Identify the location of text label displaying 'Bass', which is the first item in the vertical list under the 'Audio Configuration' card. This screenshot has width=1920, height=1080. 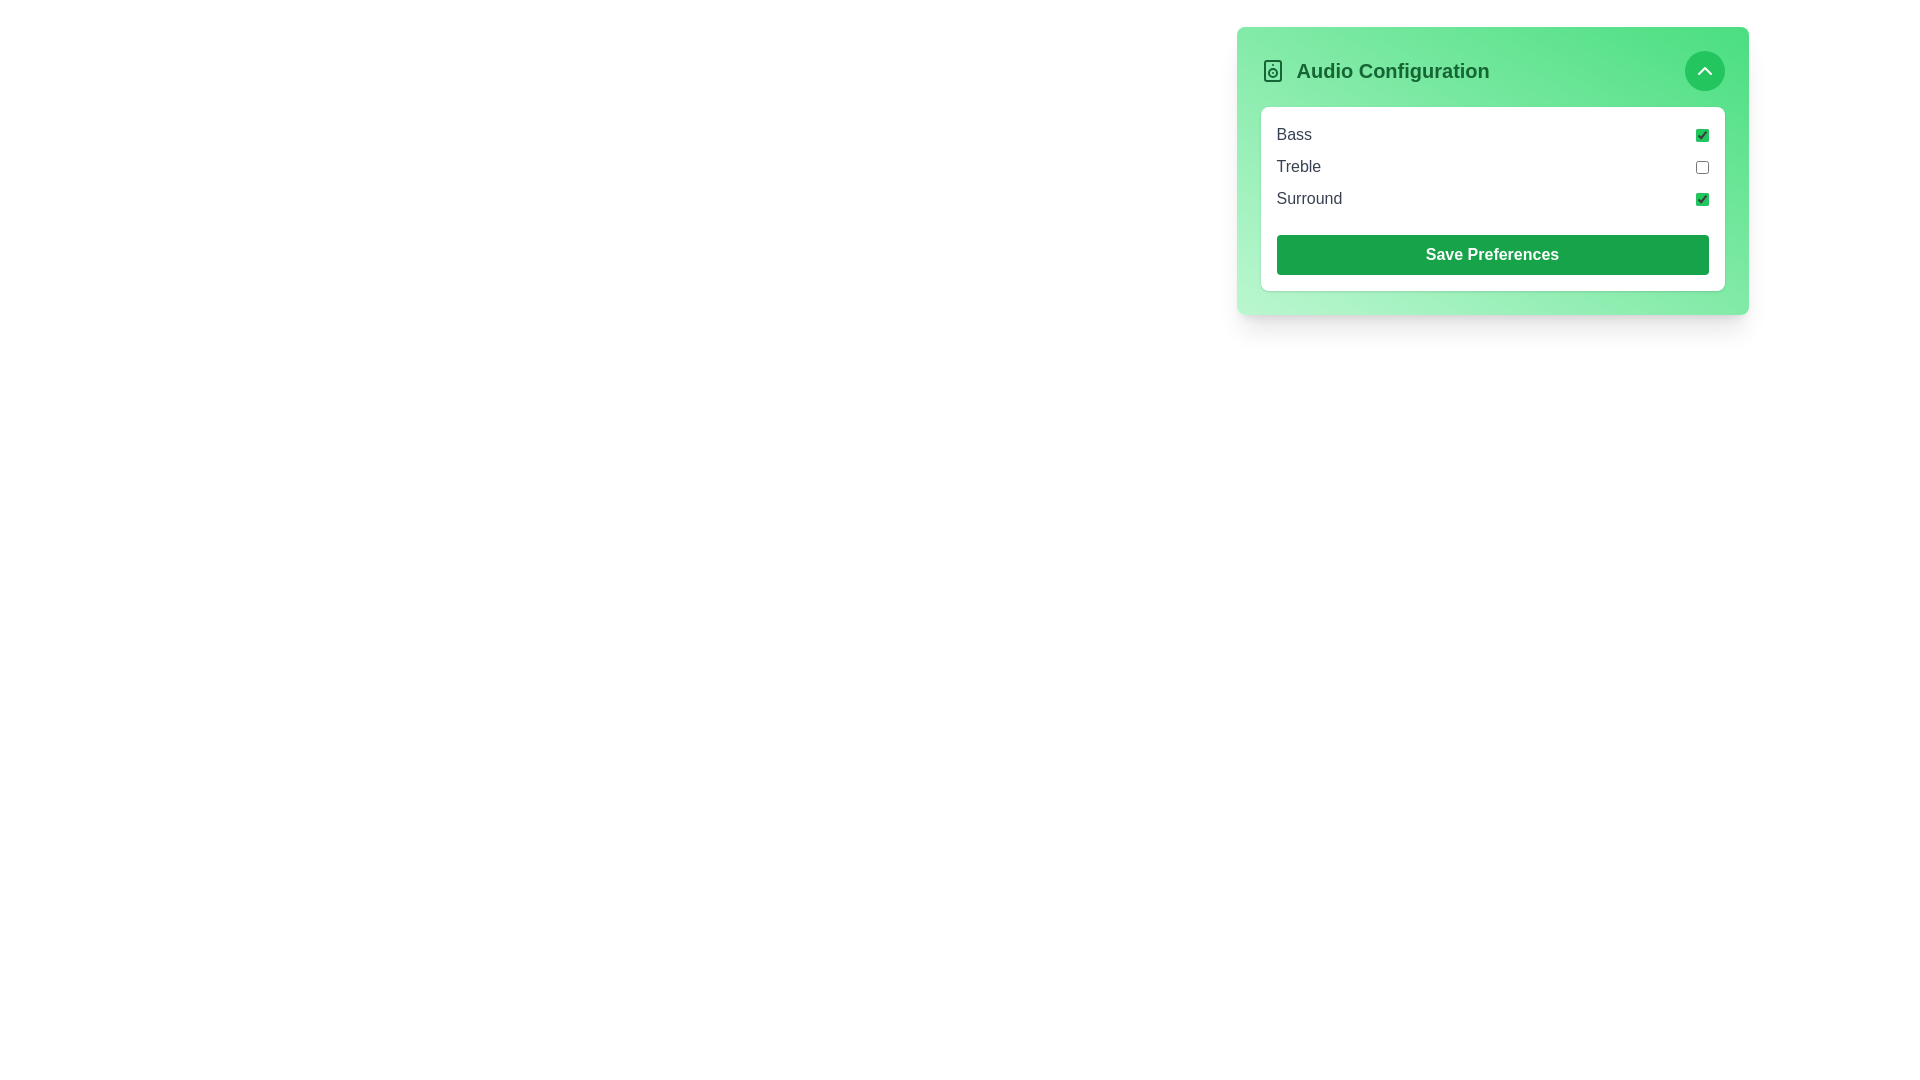
(1294, 135).